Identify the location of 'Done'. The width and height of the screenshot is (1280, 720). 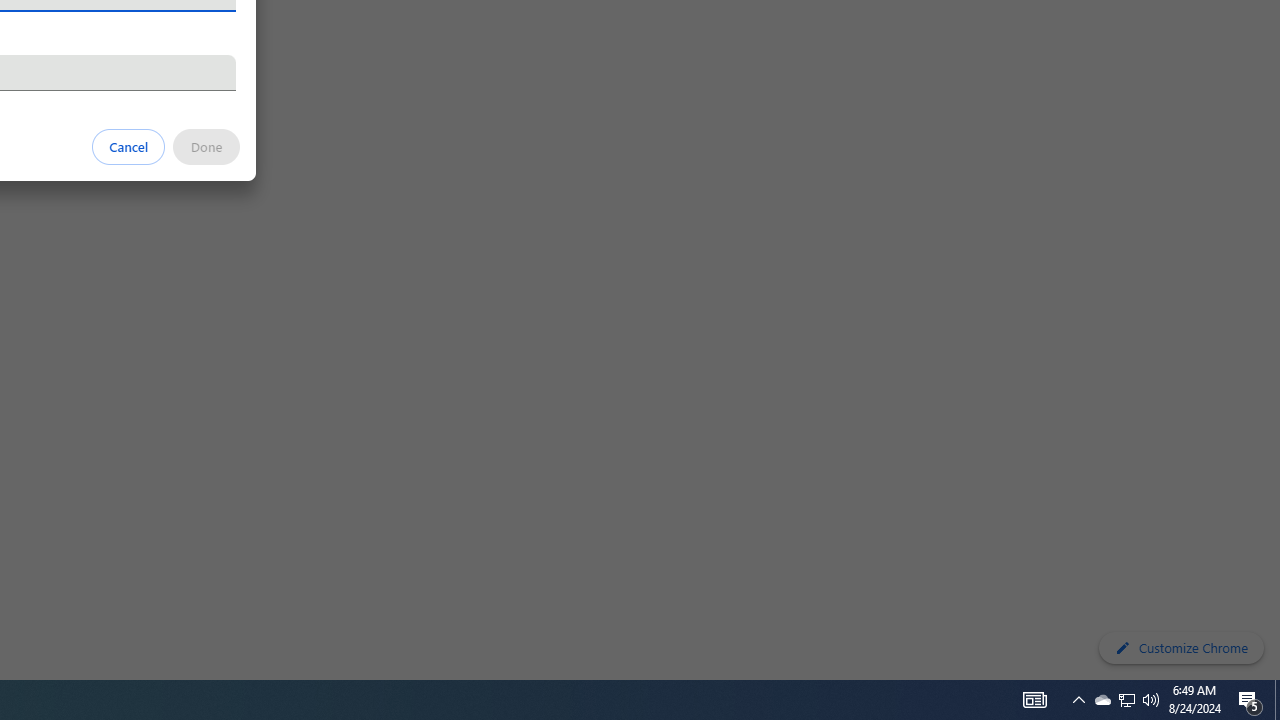
(206, 145).